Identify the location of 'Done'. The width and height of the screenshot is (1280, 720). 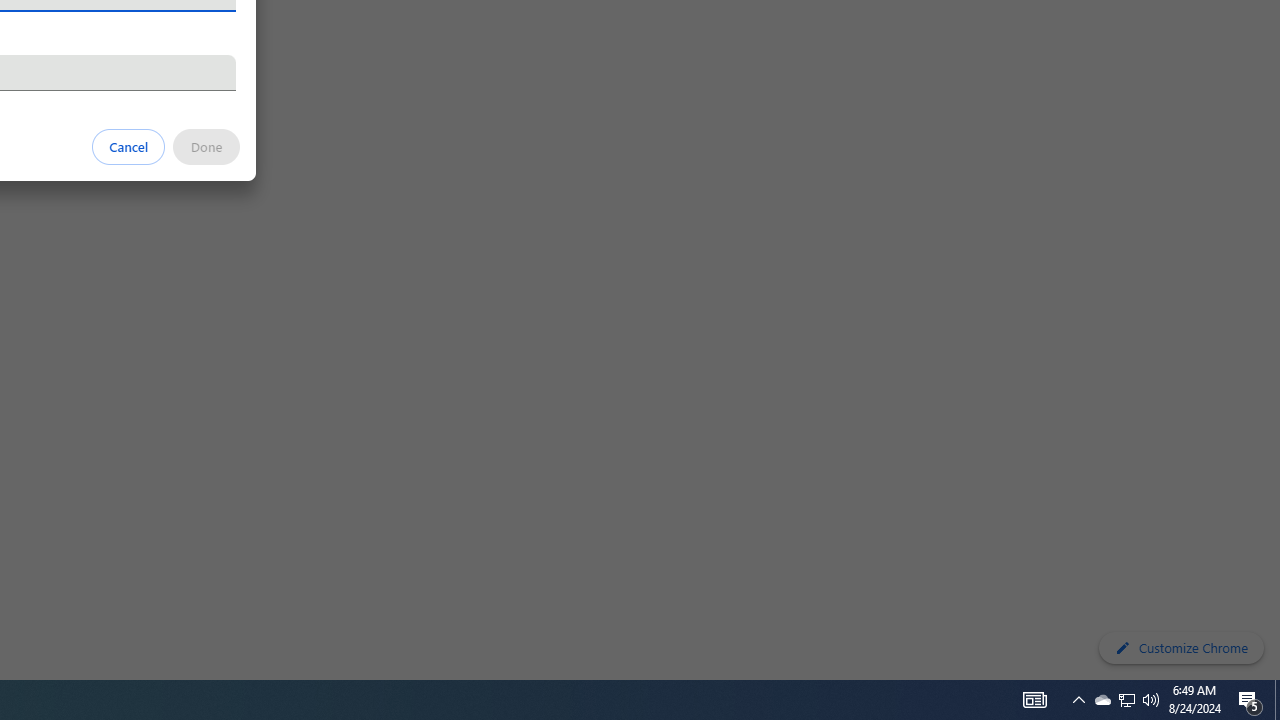
(206, 145).